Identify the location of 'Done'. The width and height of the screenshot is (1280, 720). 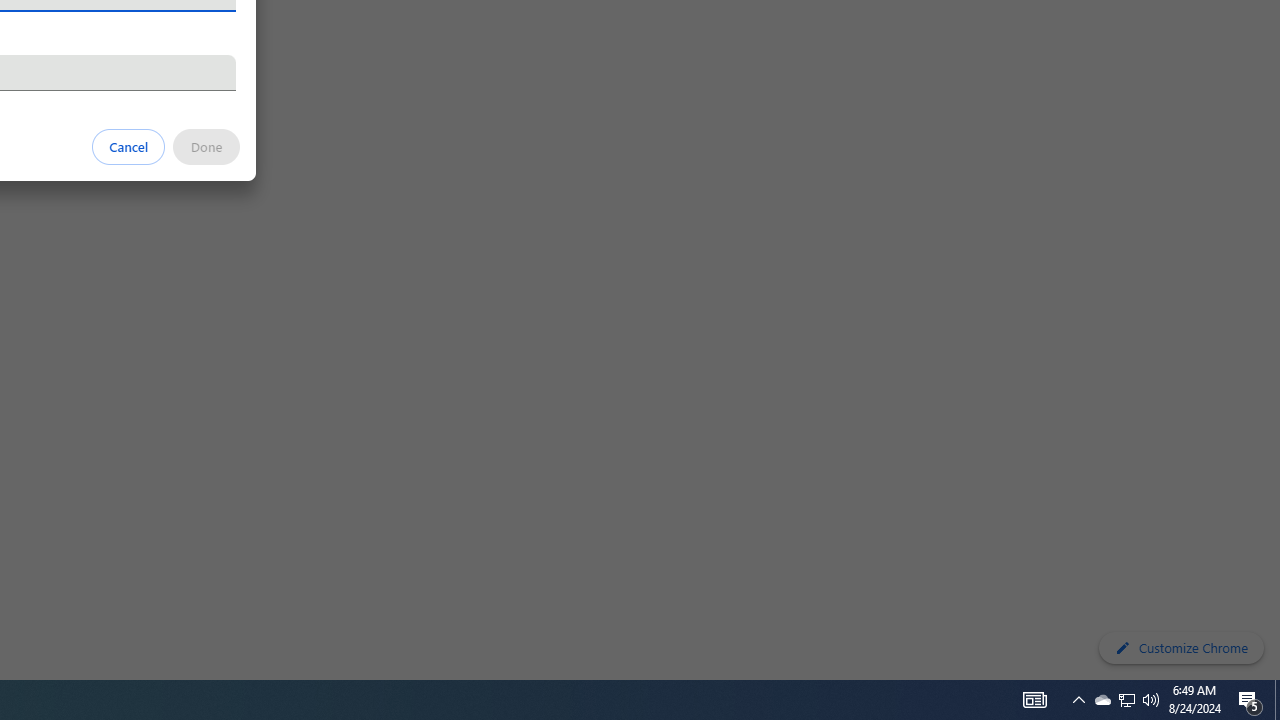
(206, 145).